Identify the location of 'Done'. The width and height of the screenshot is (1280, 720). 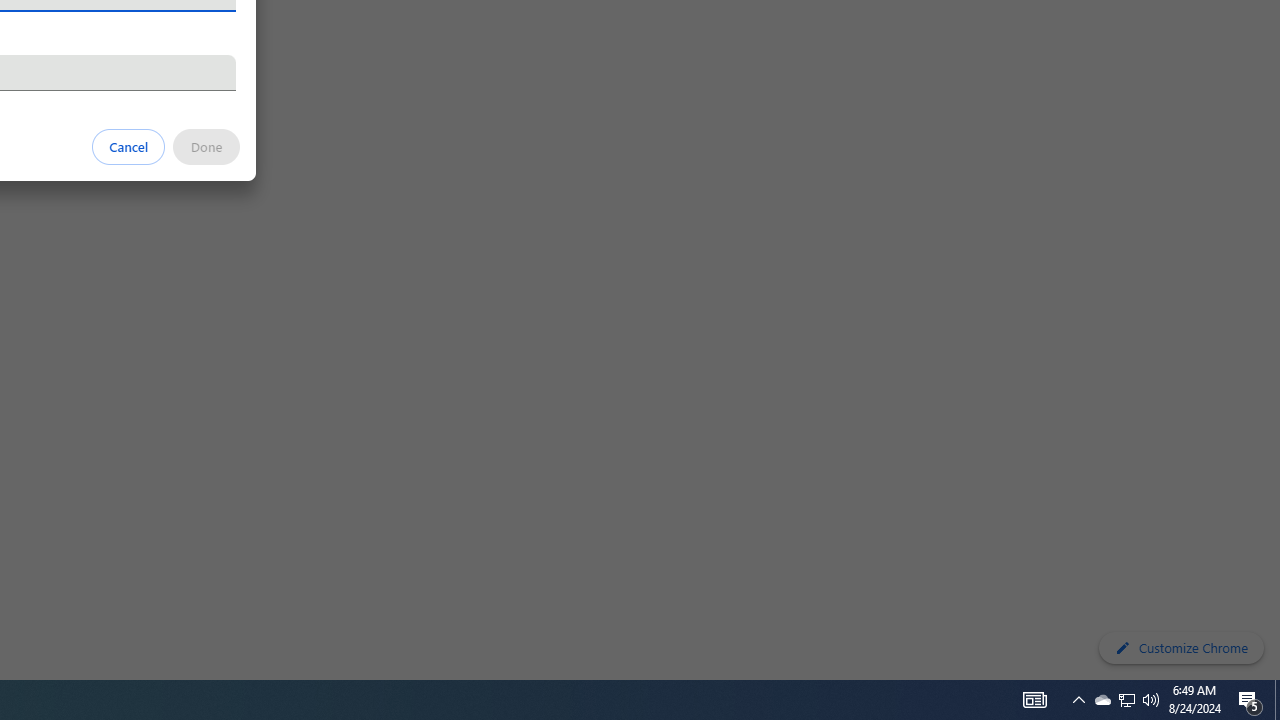
(206, 145).